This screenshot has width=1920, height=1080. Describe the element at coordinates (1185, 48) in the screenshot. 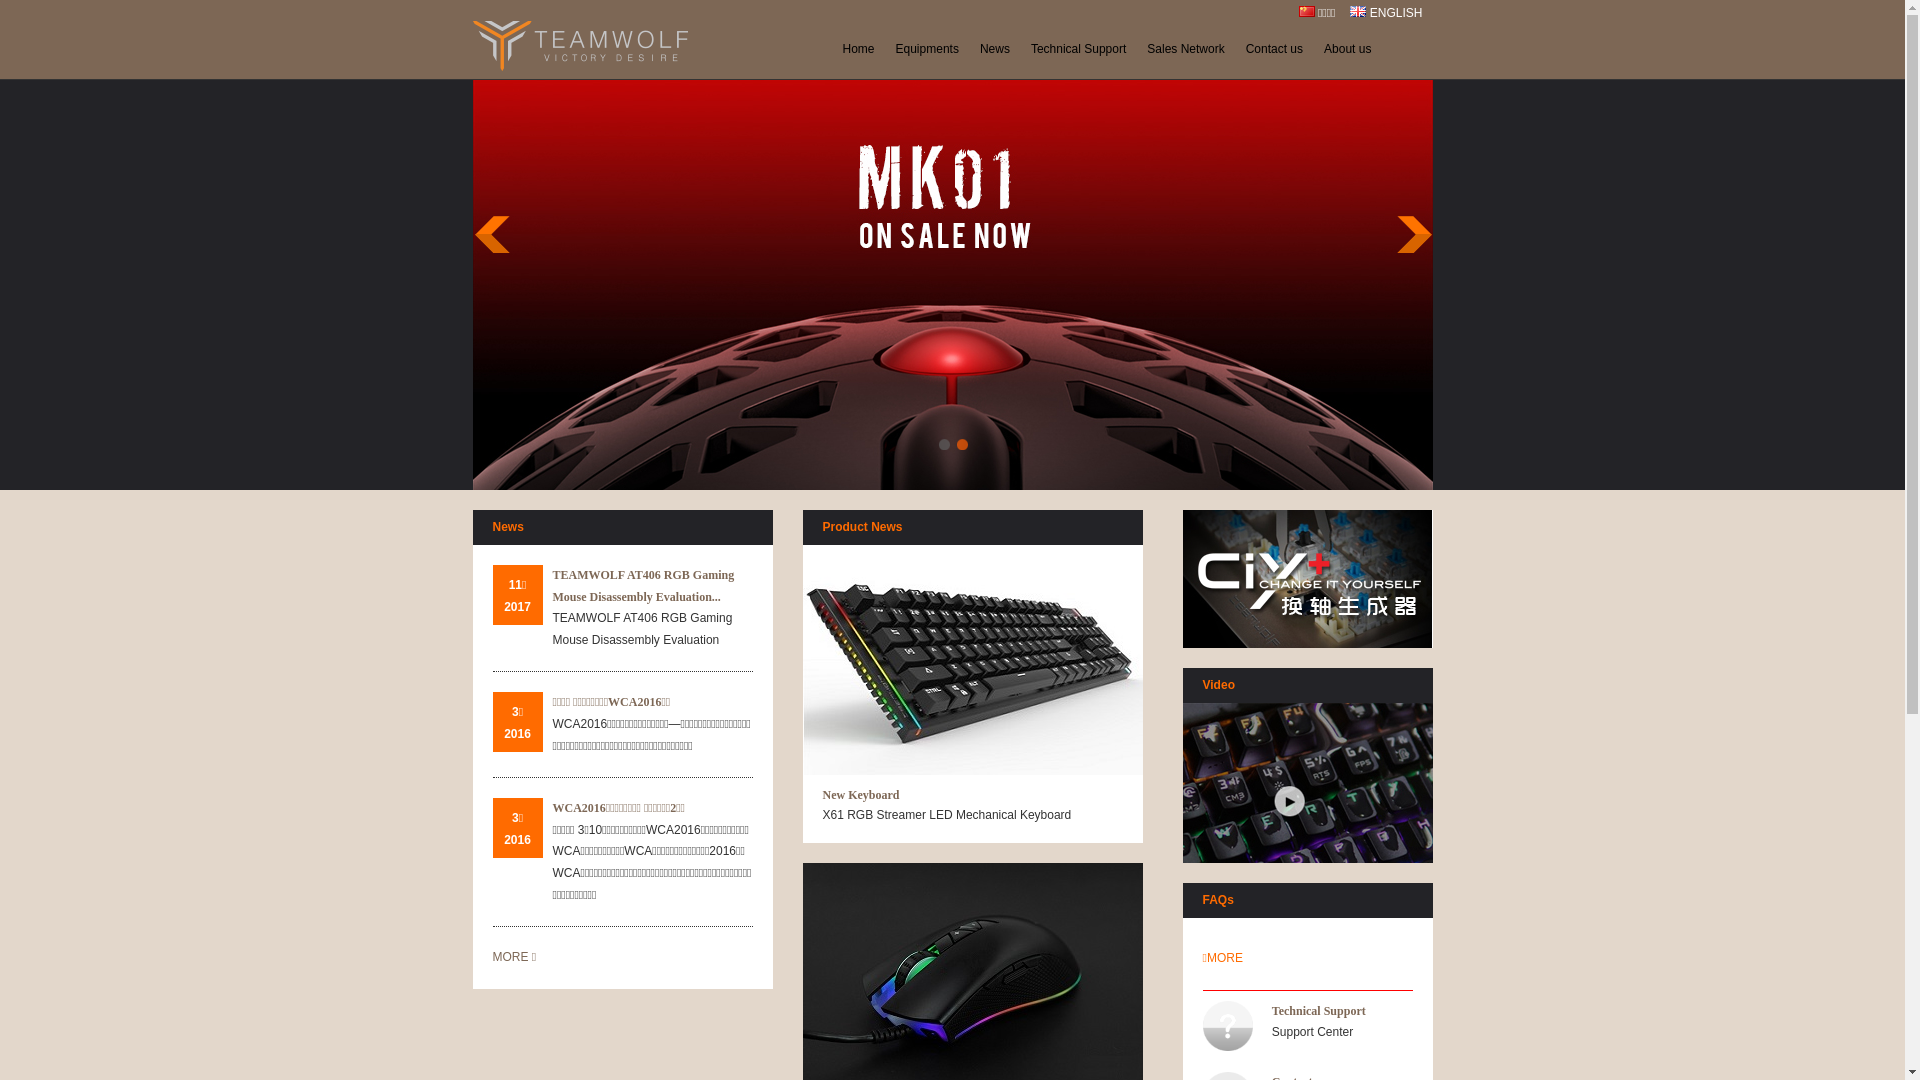

I see `'Sales Network'` at that location.